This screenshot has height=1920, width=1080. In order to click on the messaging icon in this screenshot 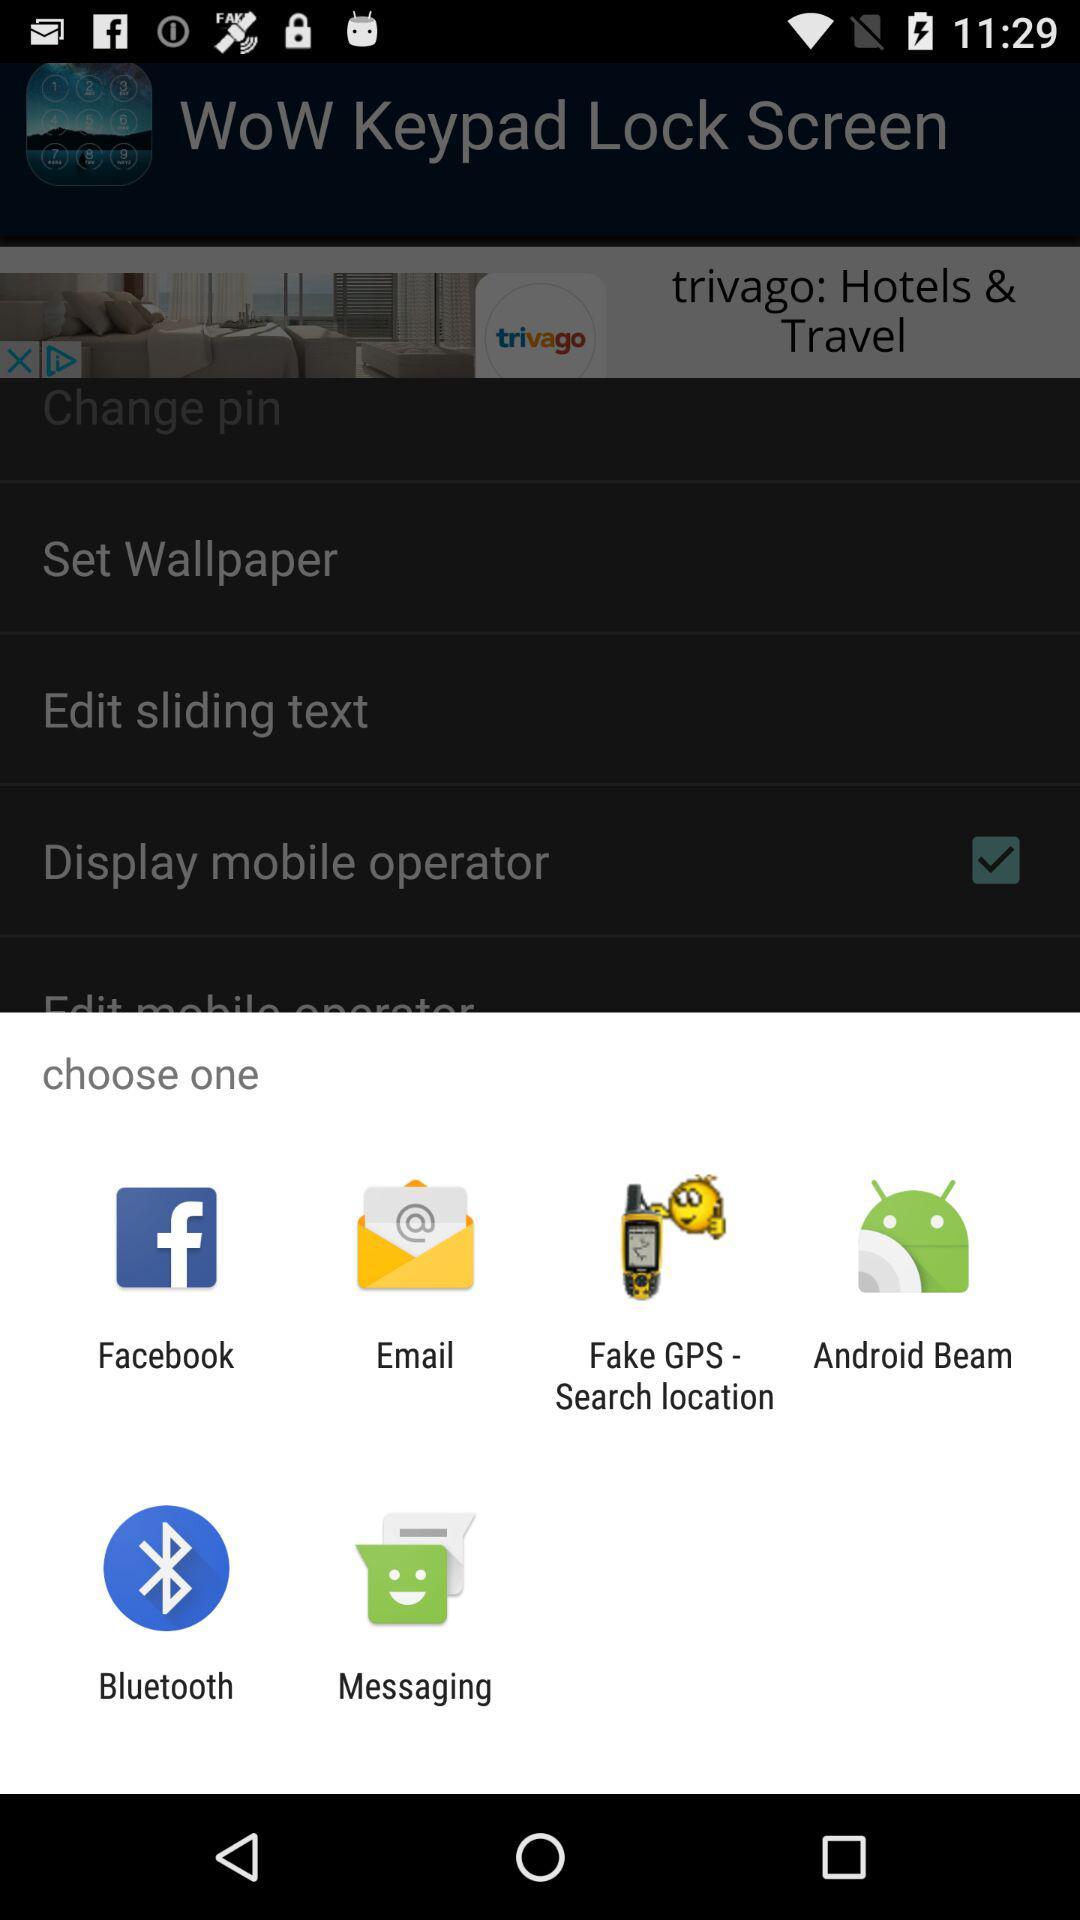, I will do `click(414, 1705)`.